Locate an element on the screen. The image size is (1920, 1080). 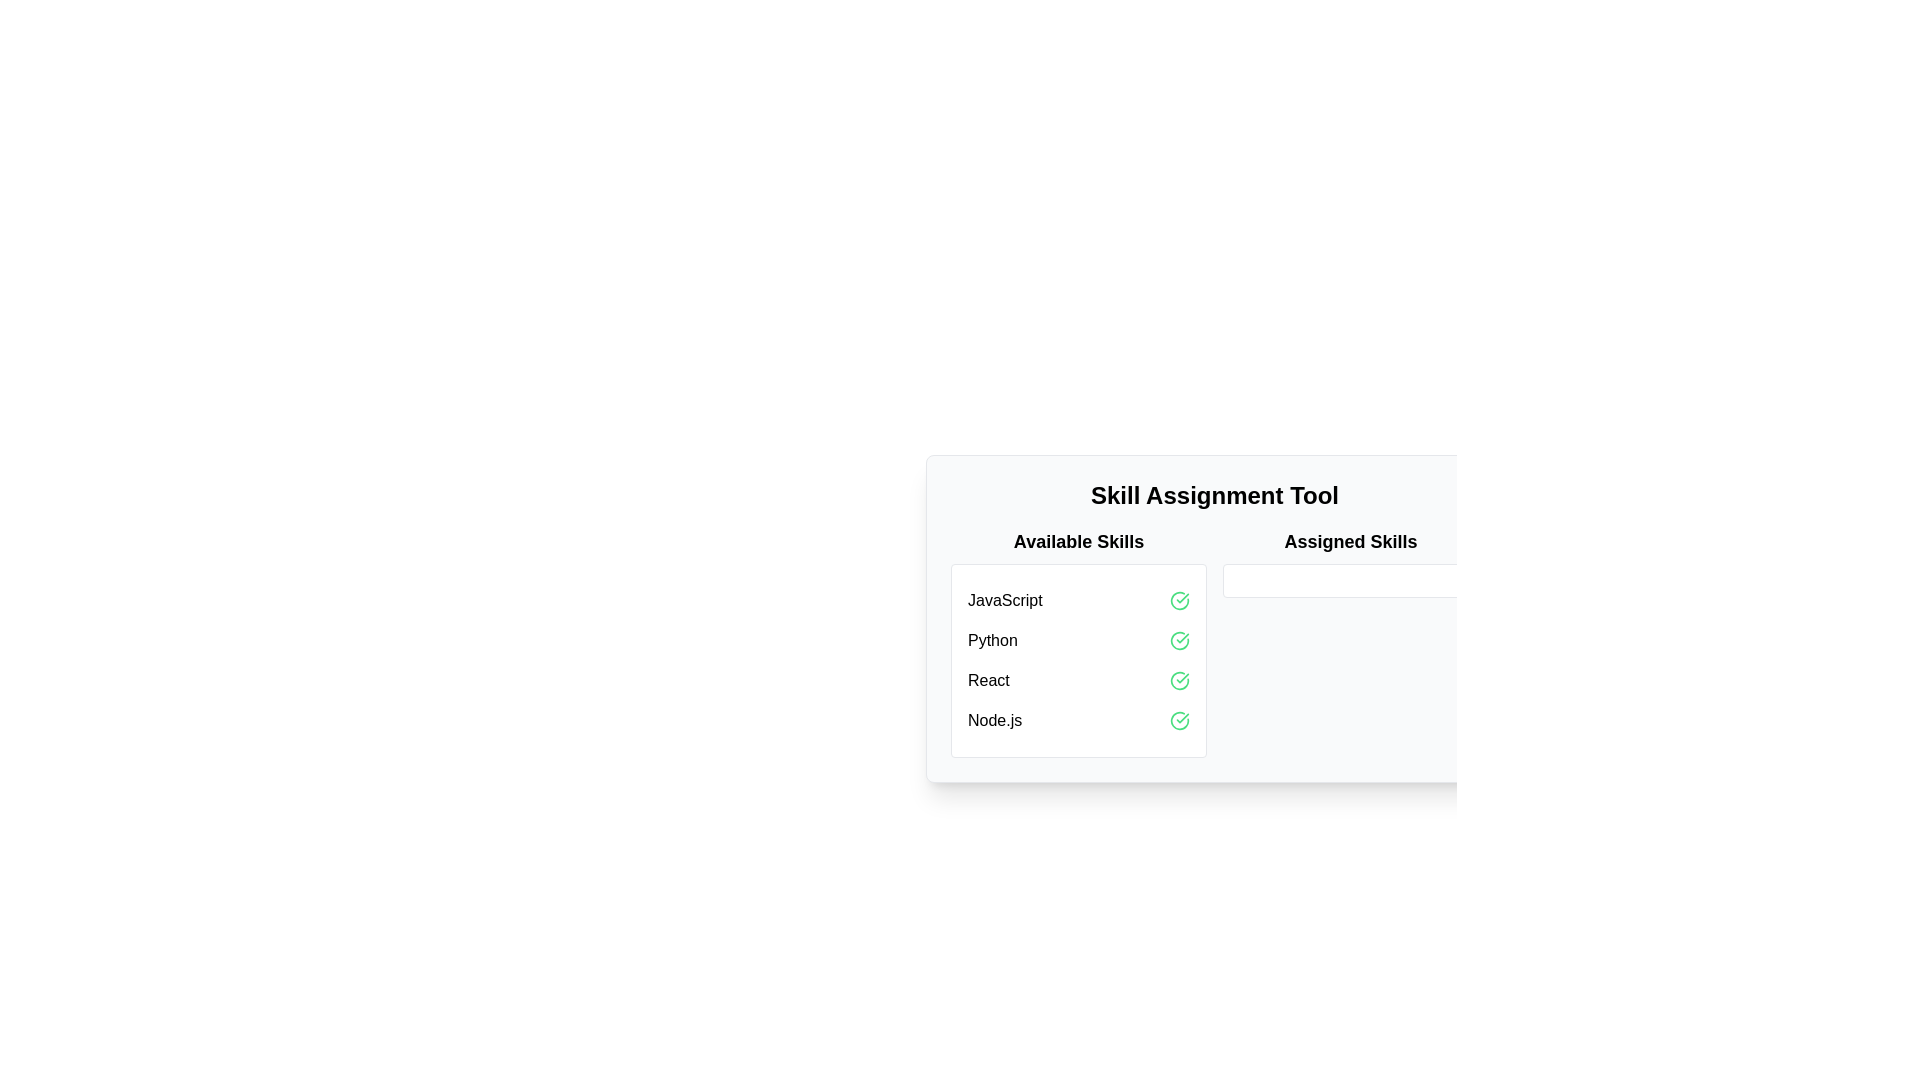
the first list item labeled 'JavaScript' in the 'Available Skills' section is located at coordinates (1078, 600).